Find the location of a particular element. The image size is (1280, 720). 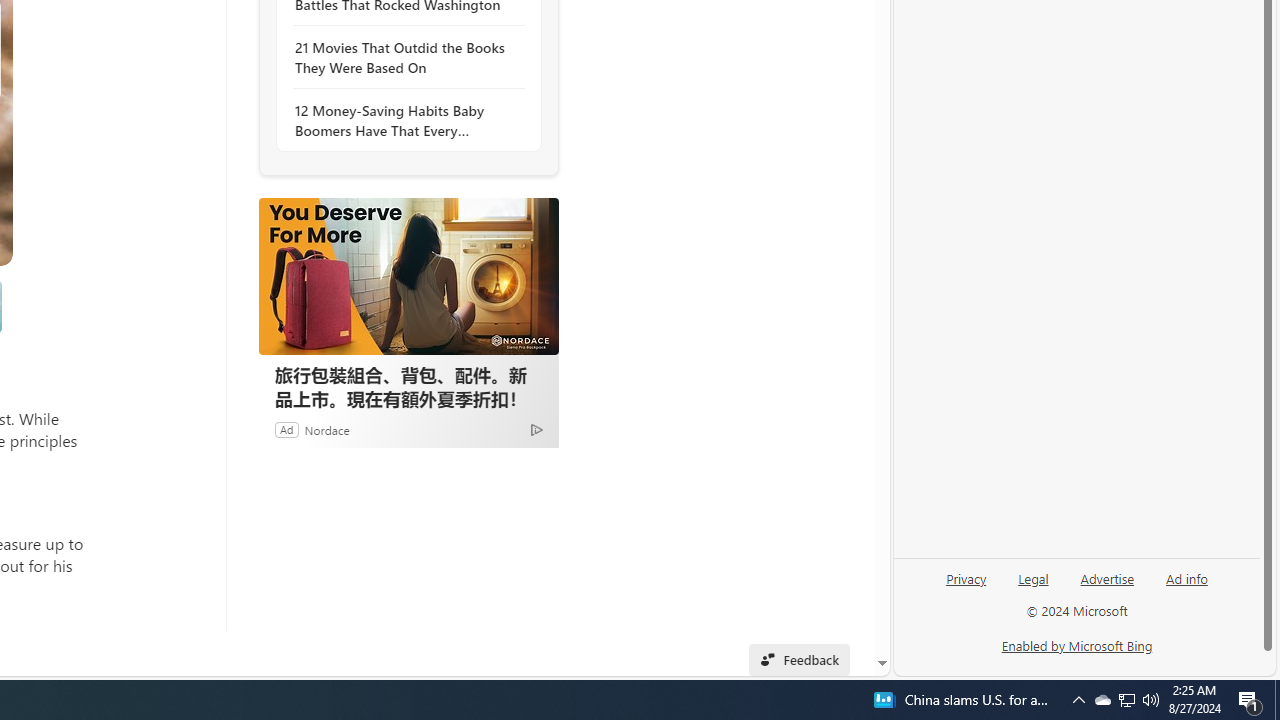

'Privacy' is located at coordinates (966, 577).